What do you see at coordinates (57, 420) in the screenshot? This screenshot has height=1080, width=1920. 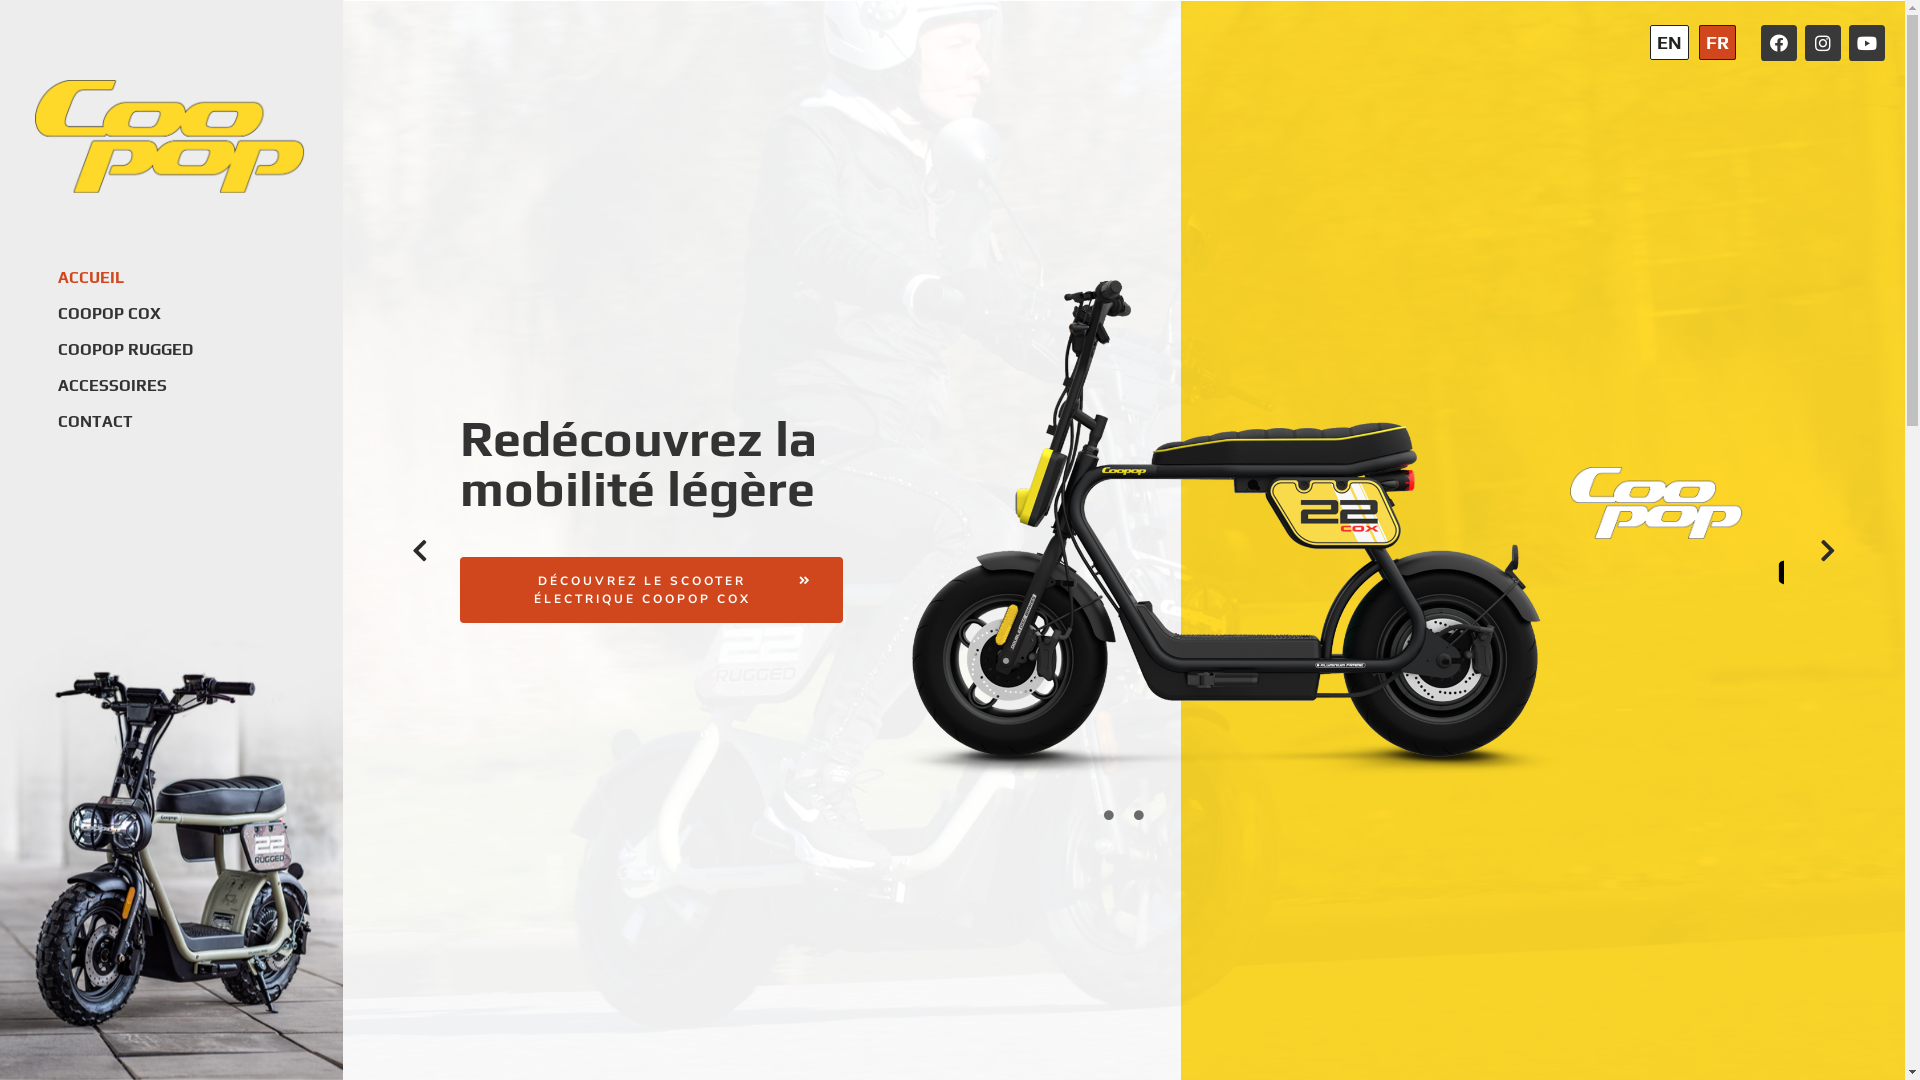 I see `'CONTACT'` at bounding box center [57, 420].